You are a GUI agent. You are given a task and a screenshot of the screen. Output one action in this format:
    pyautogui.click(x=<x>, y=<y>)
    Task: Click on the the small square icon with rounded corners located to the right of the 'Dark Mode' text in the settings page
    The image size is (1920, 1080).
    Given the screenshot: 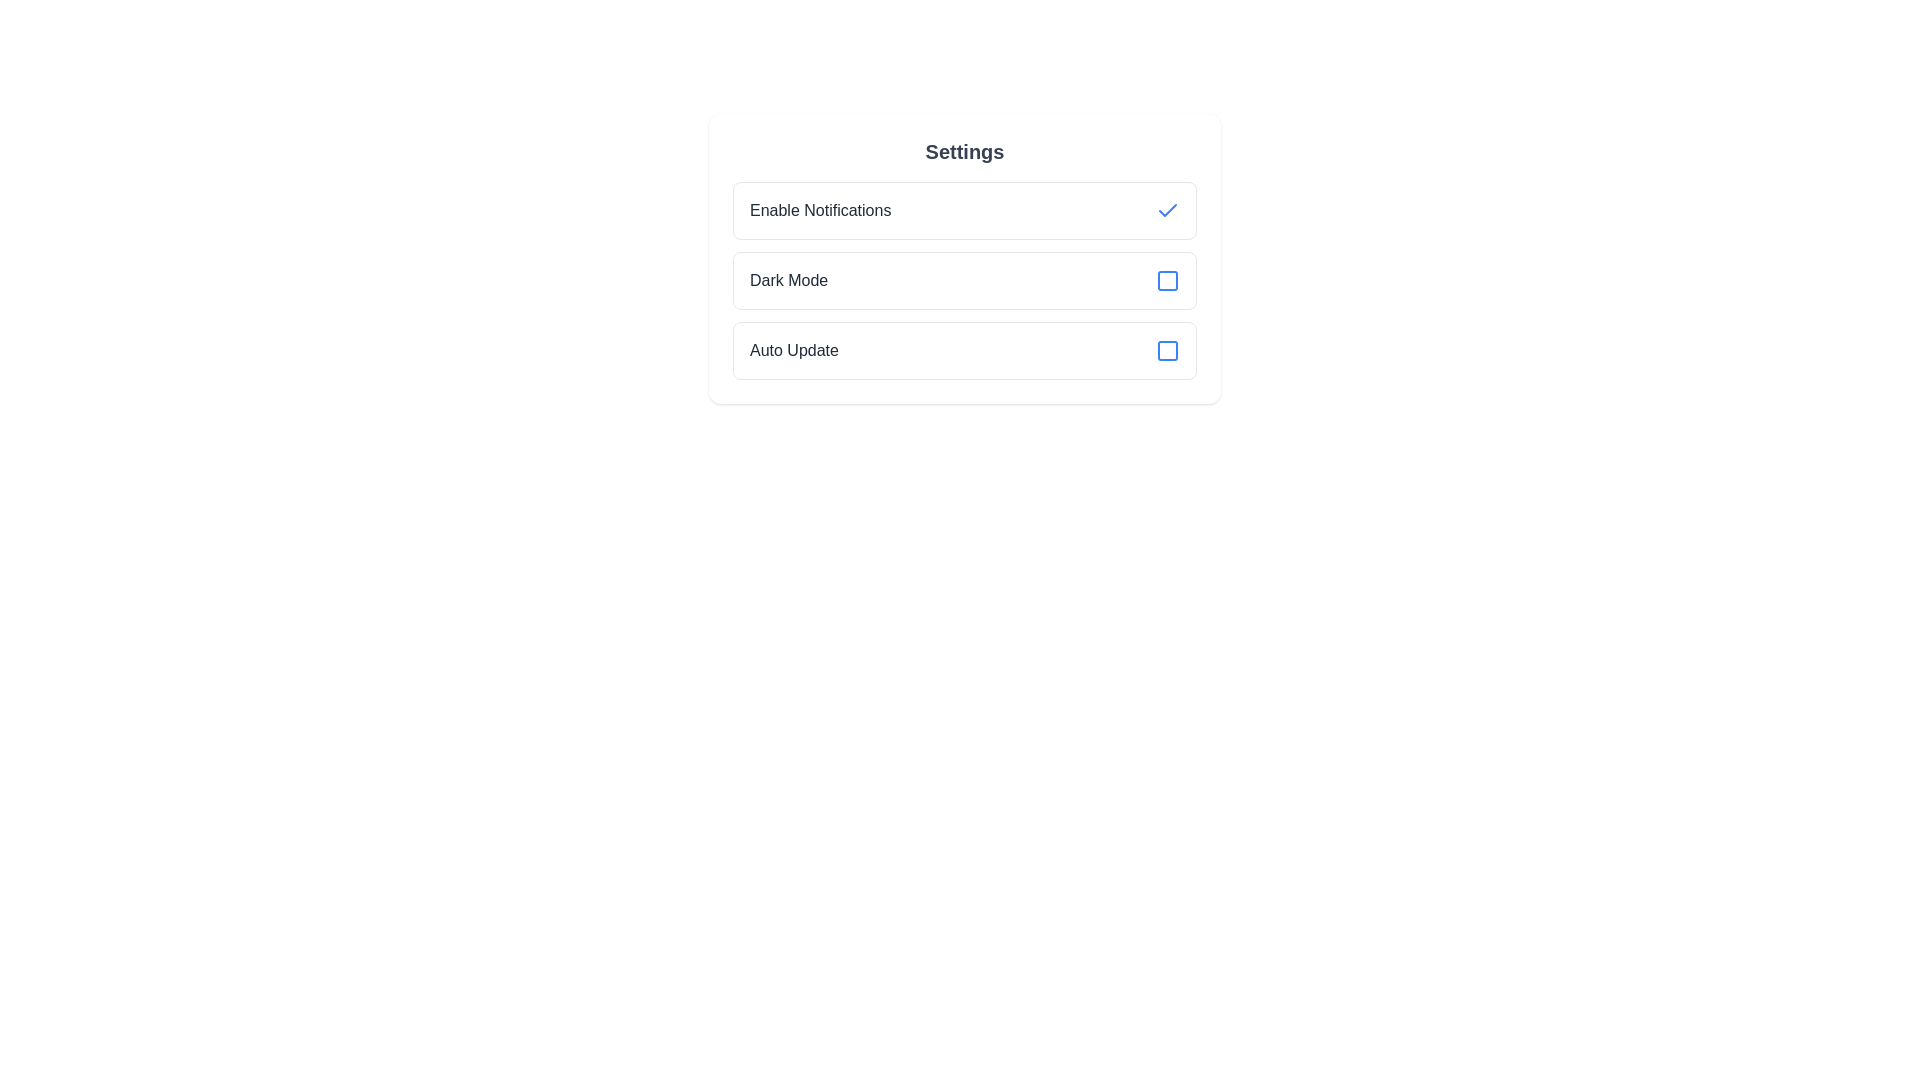 What is the action you would take?
    pyautogui.click(x=1167, y=281)
    